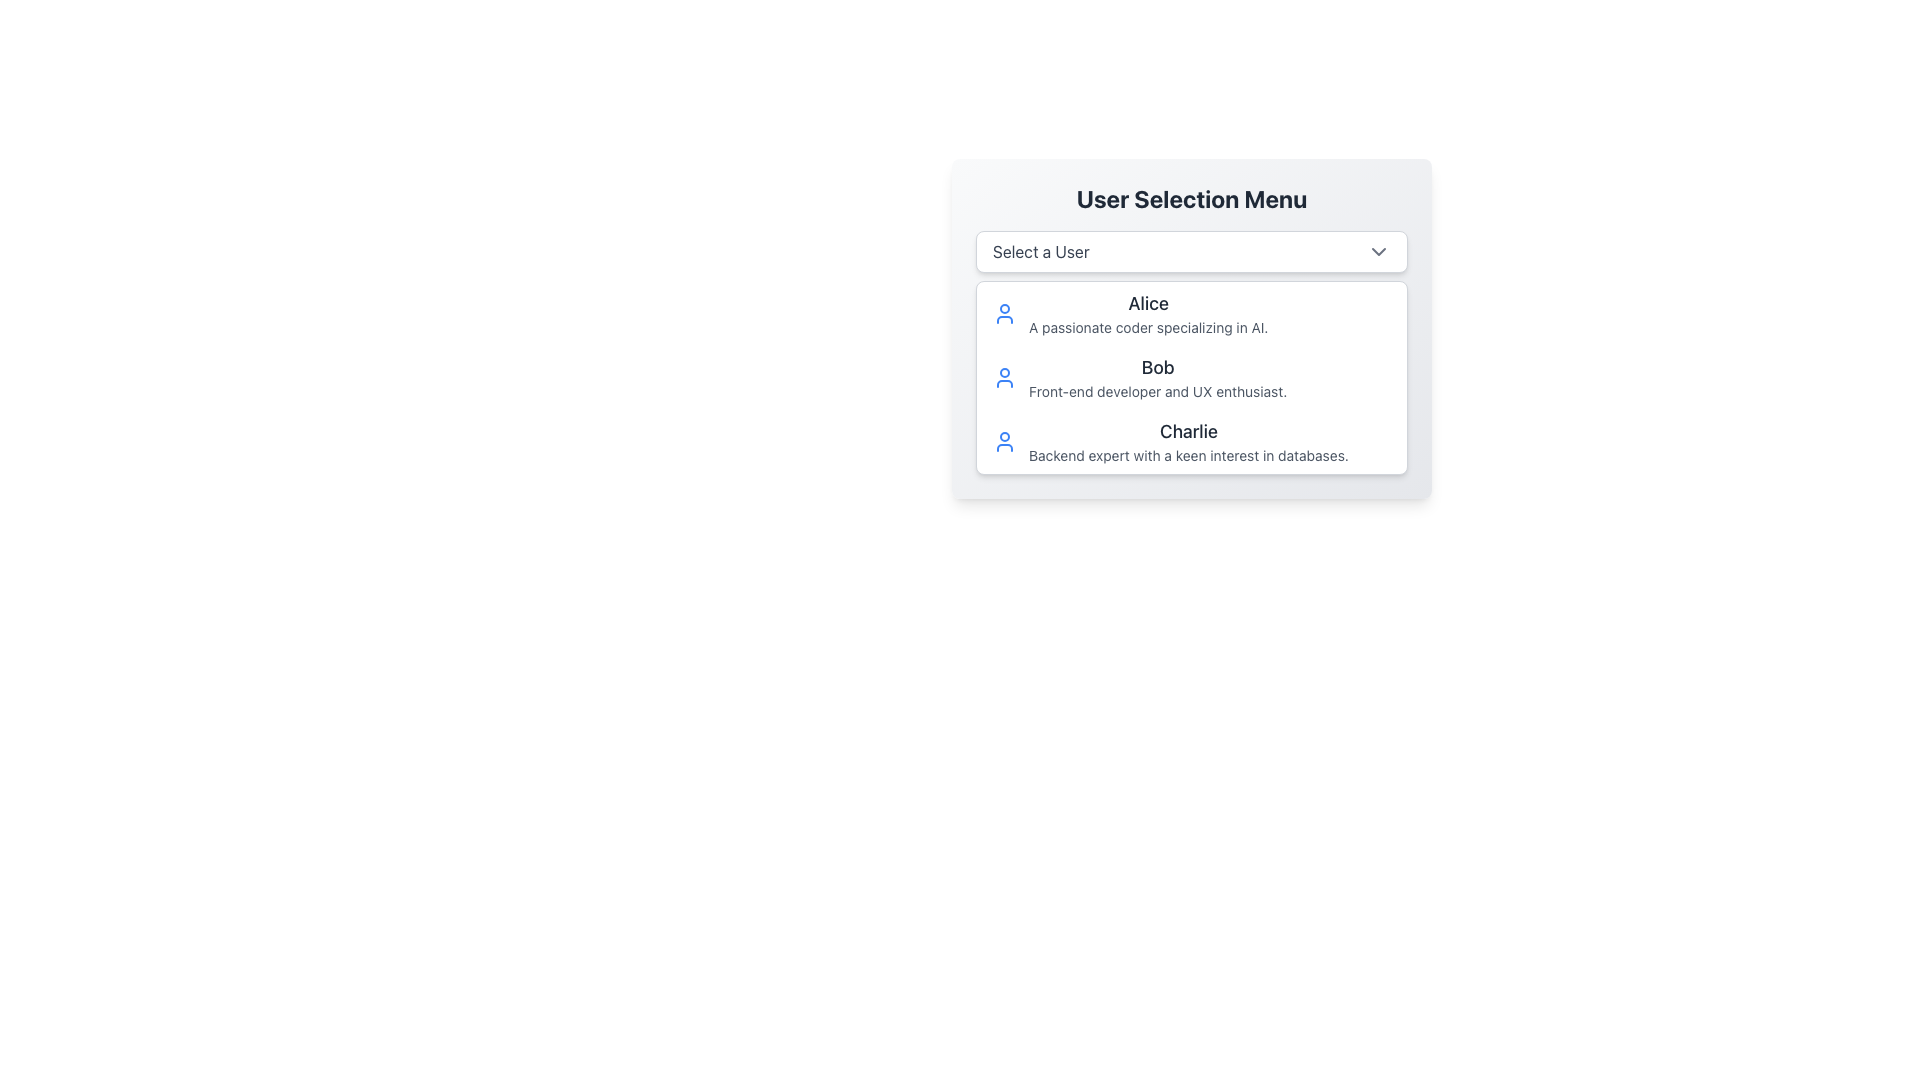 This screenshot has height=1080, width=1920. I want to click on the text label 'Alice' that is bold and dark gray, positioned centrally in the user selection list, so click(1148, 304).